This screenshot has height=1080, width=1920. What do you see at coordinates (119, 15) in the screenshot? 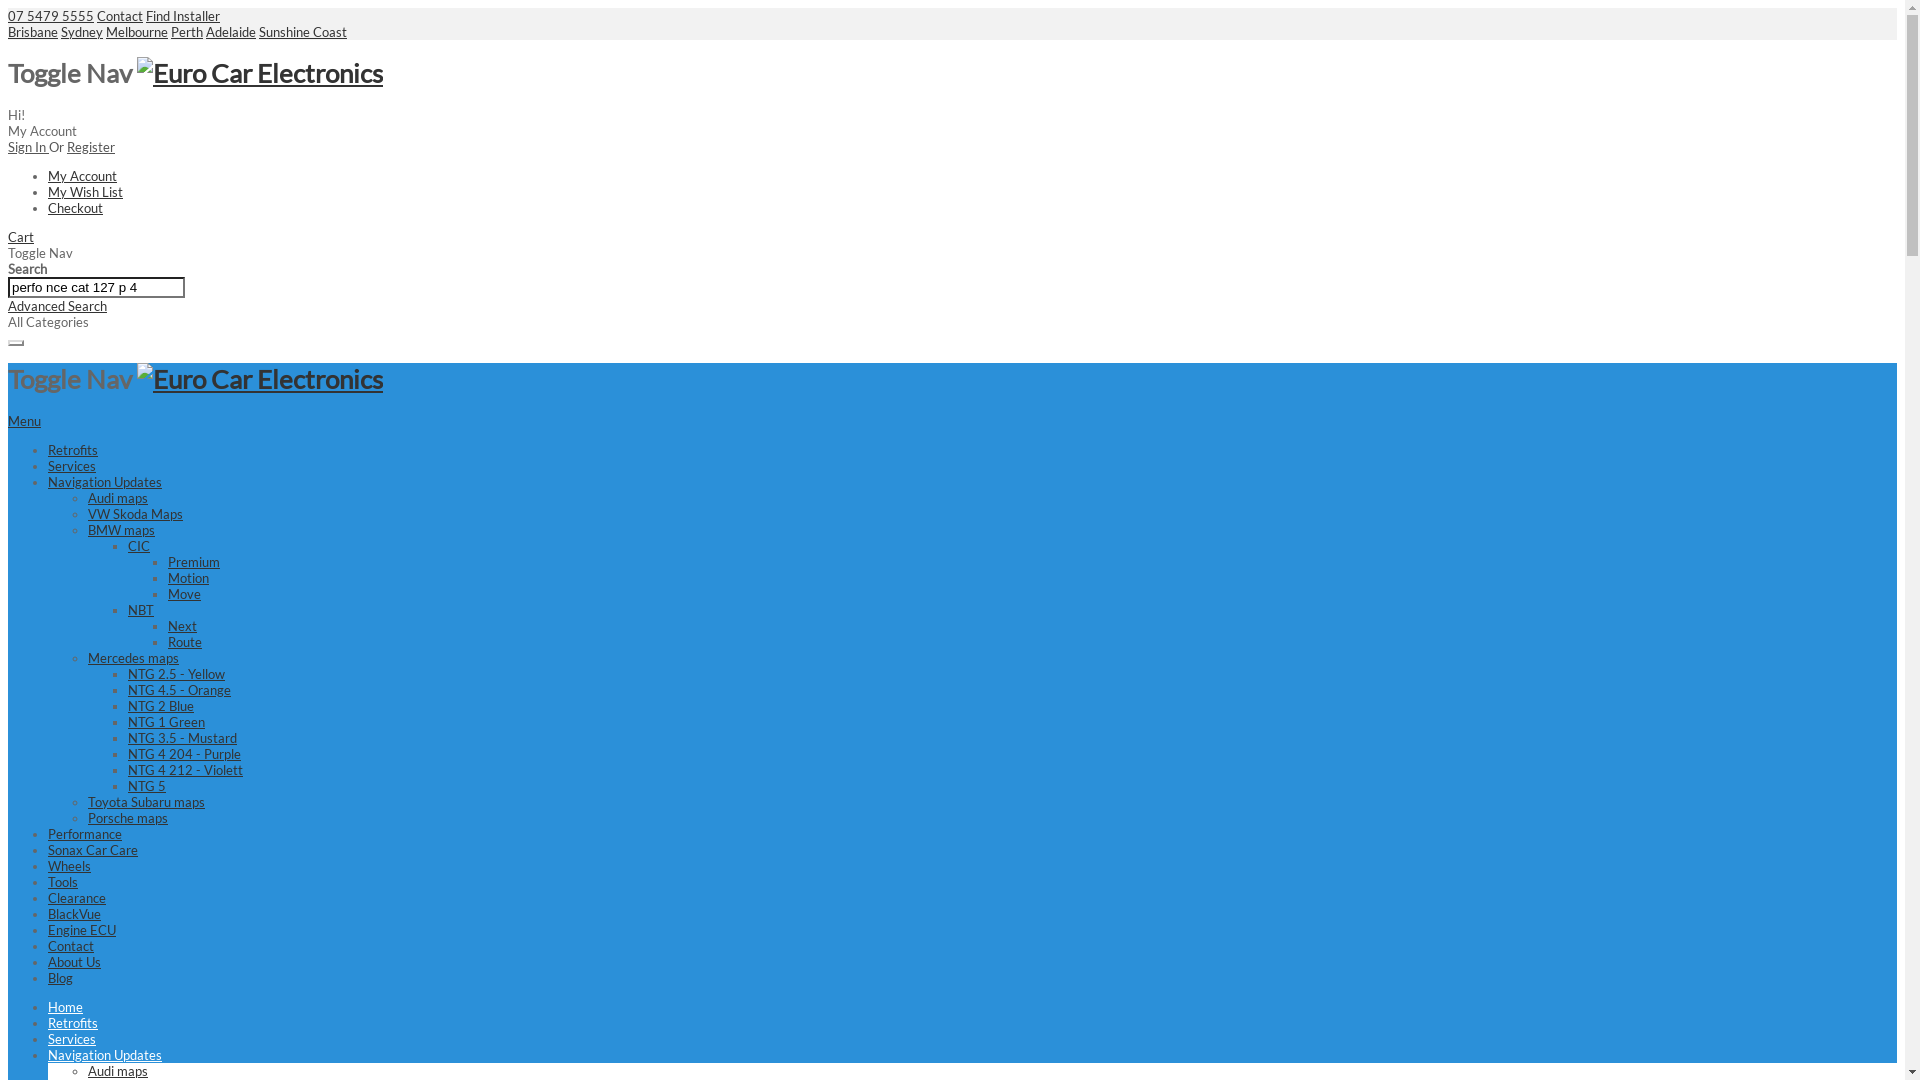
I see `'Contact'` at bounding box center [119, 15].